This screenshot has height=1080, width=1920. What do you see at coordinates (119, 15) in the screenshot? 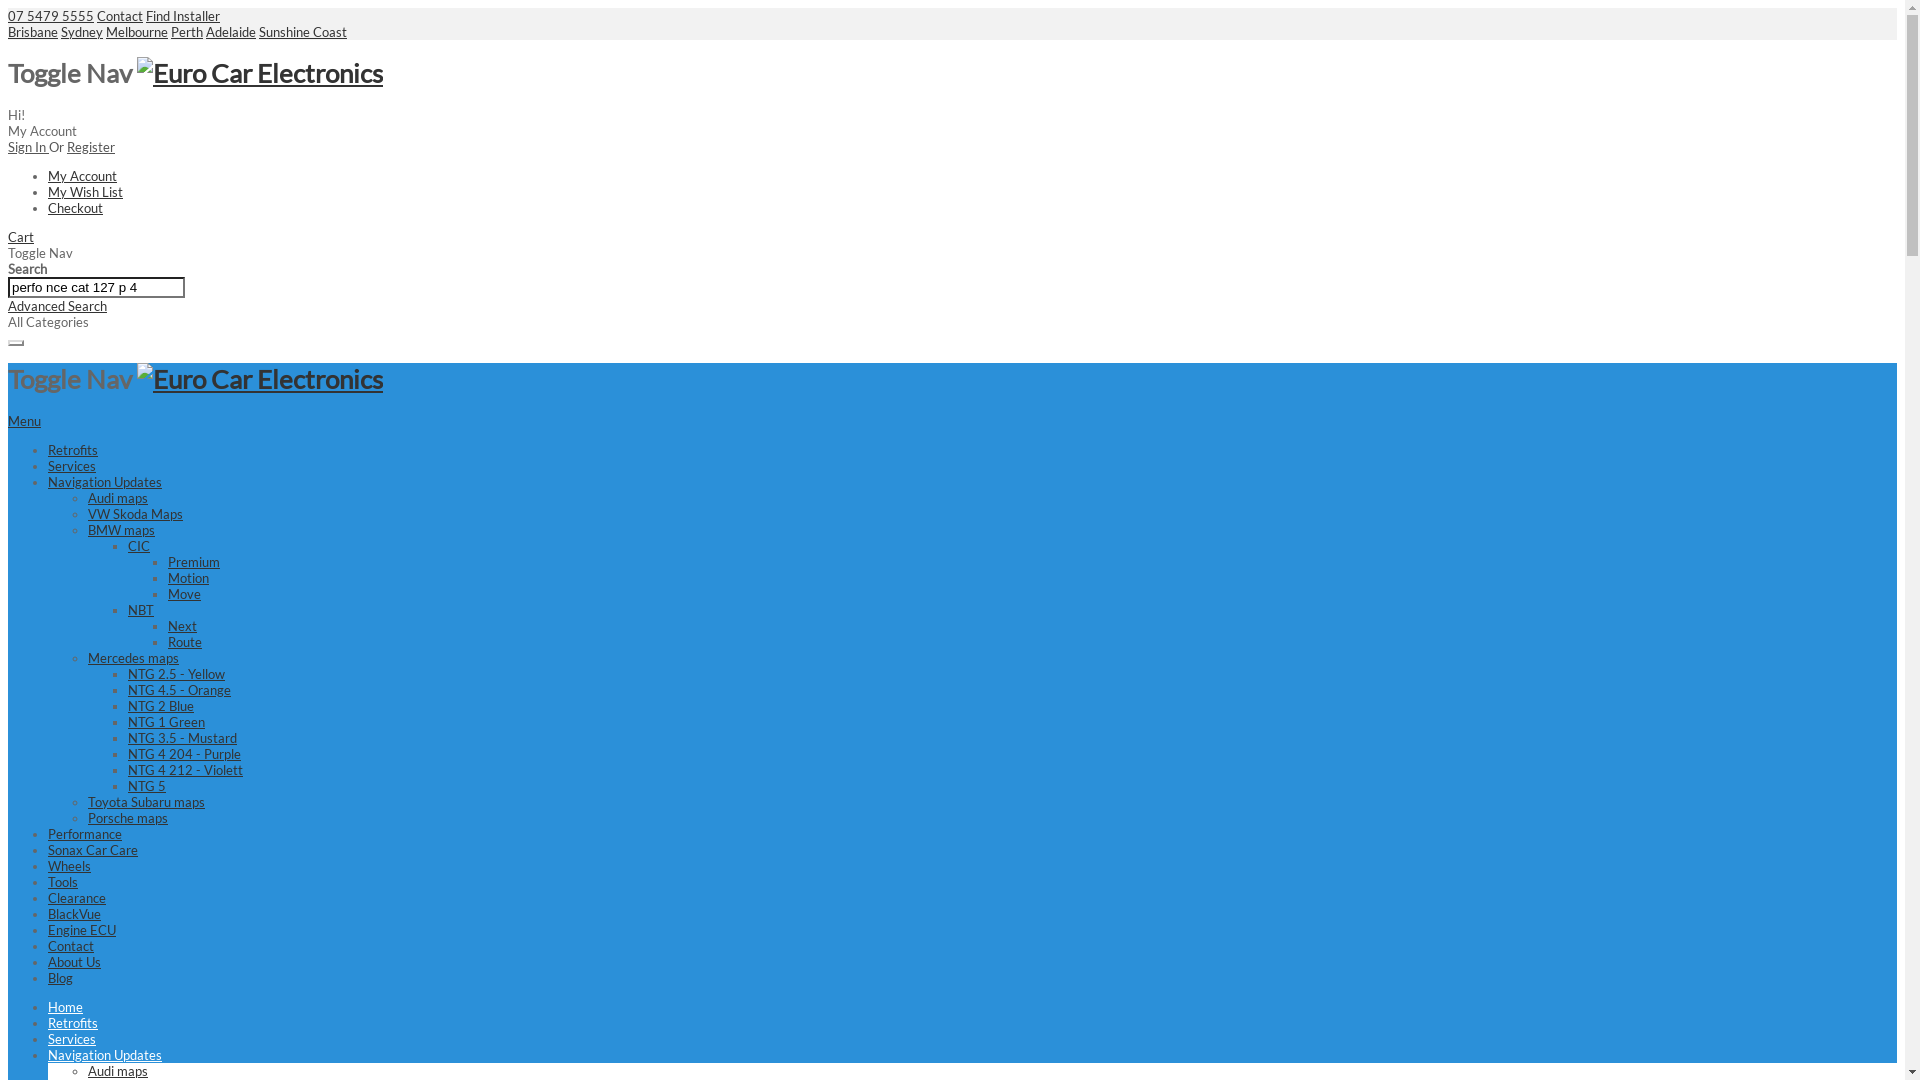
I see `'Contact'` at bounding box center [119, 15].